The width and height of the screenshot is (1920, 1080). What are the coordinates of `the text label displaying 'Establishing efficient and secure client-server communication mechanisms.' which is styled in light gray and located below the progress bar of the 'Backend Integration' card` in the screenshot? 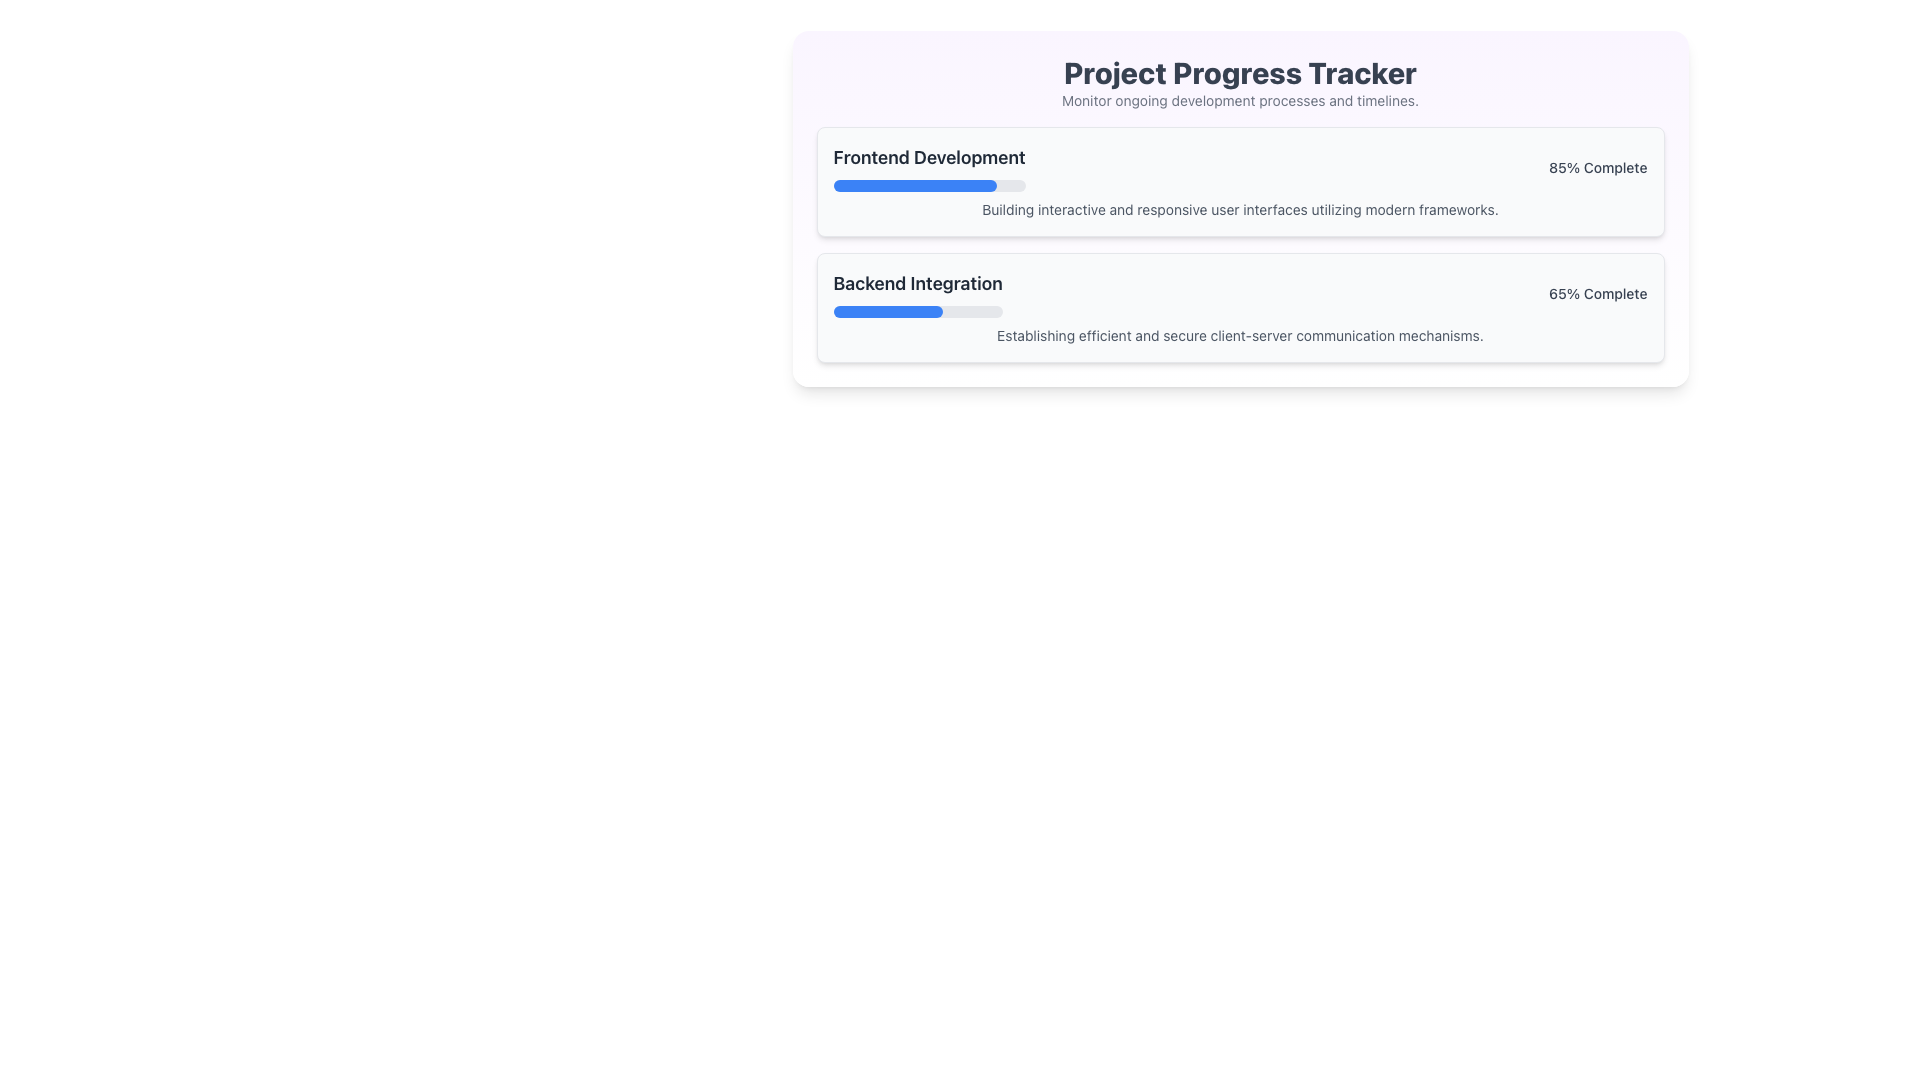 It's located at (1239, 334).